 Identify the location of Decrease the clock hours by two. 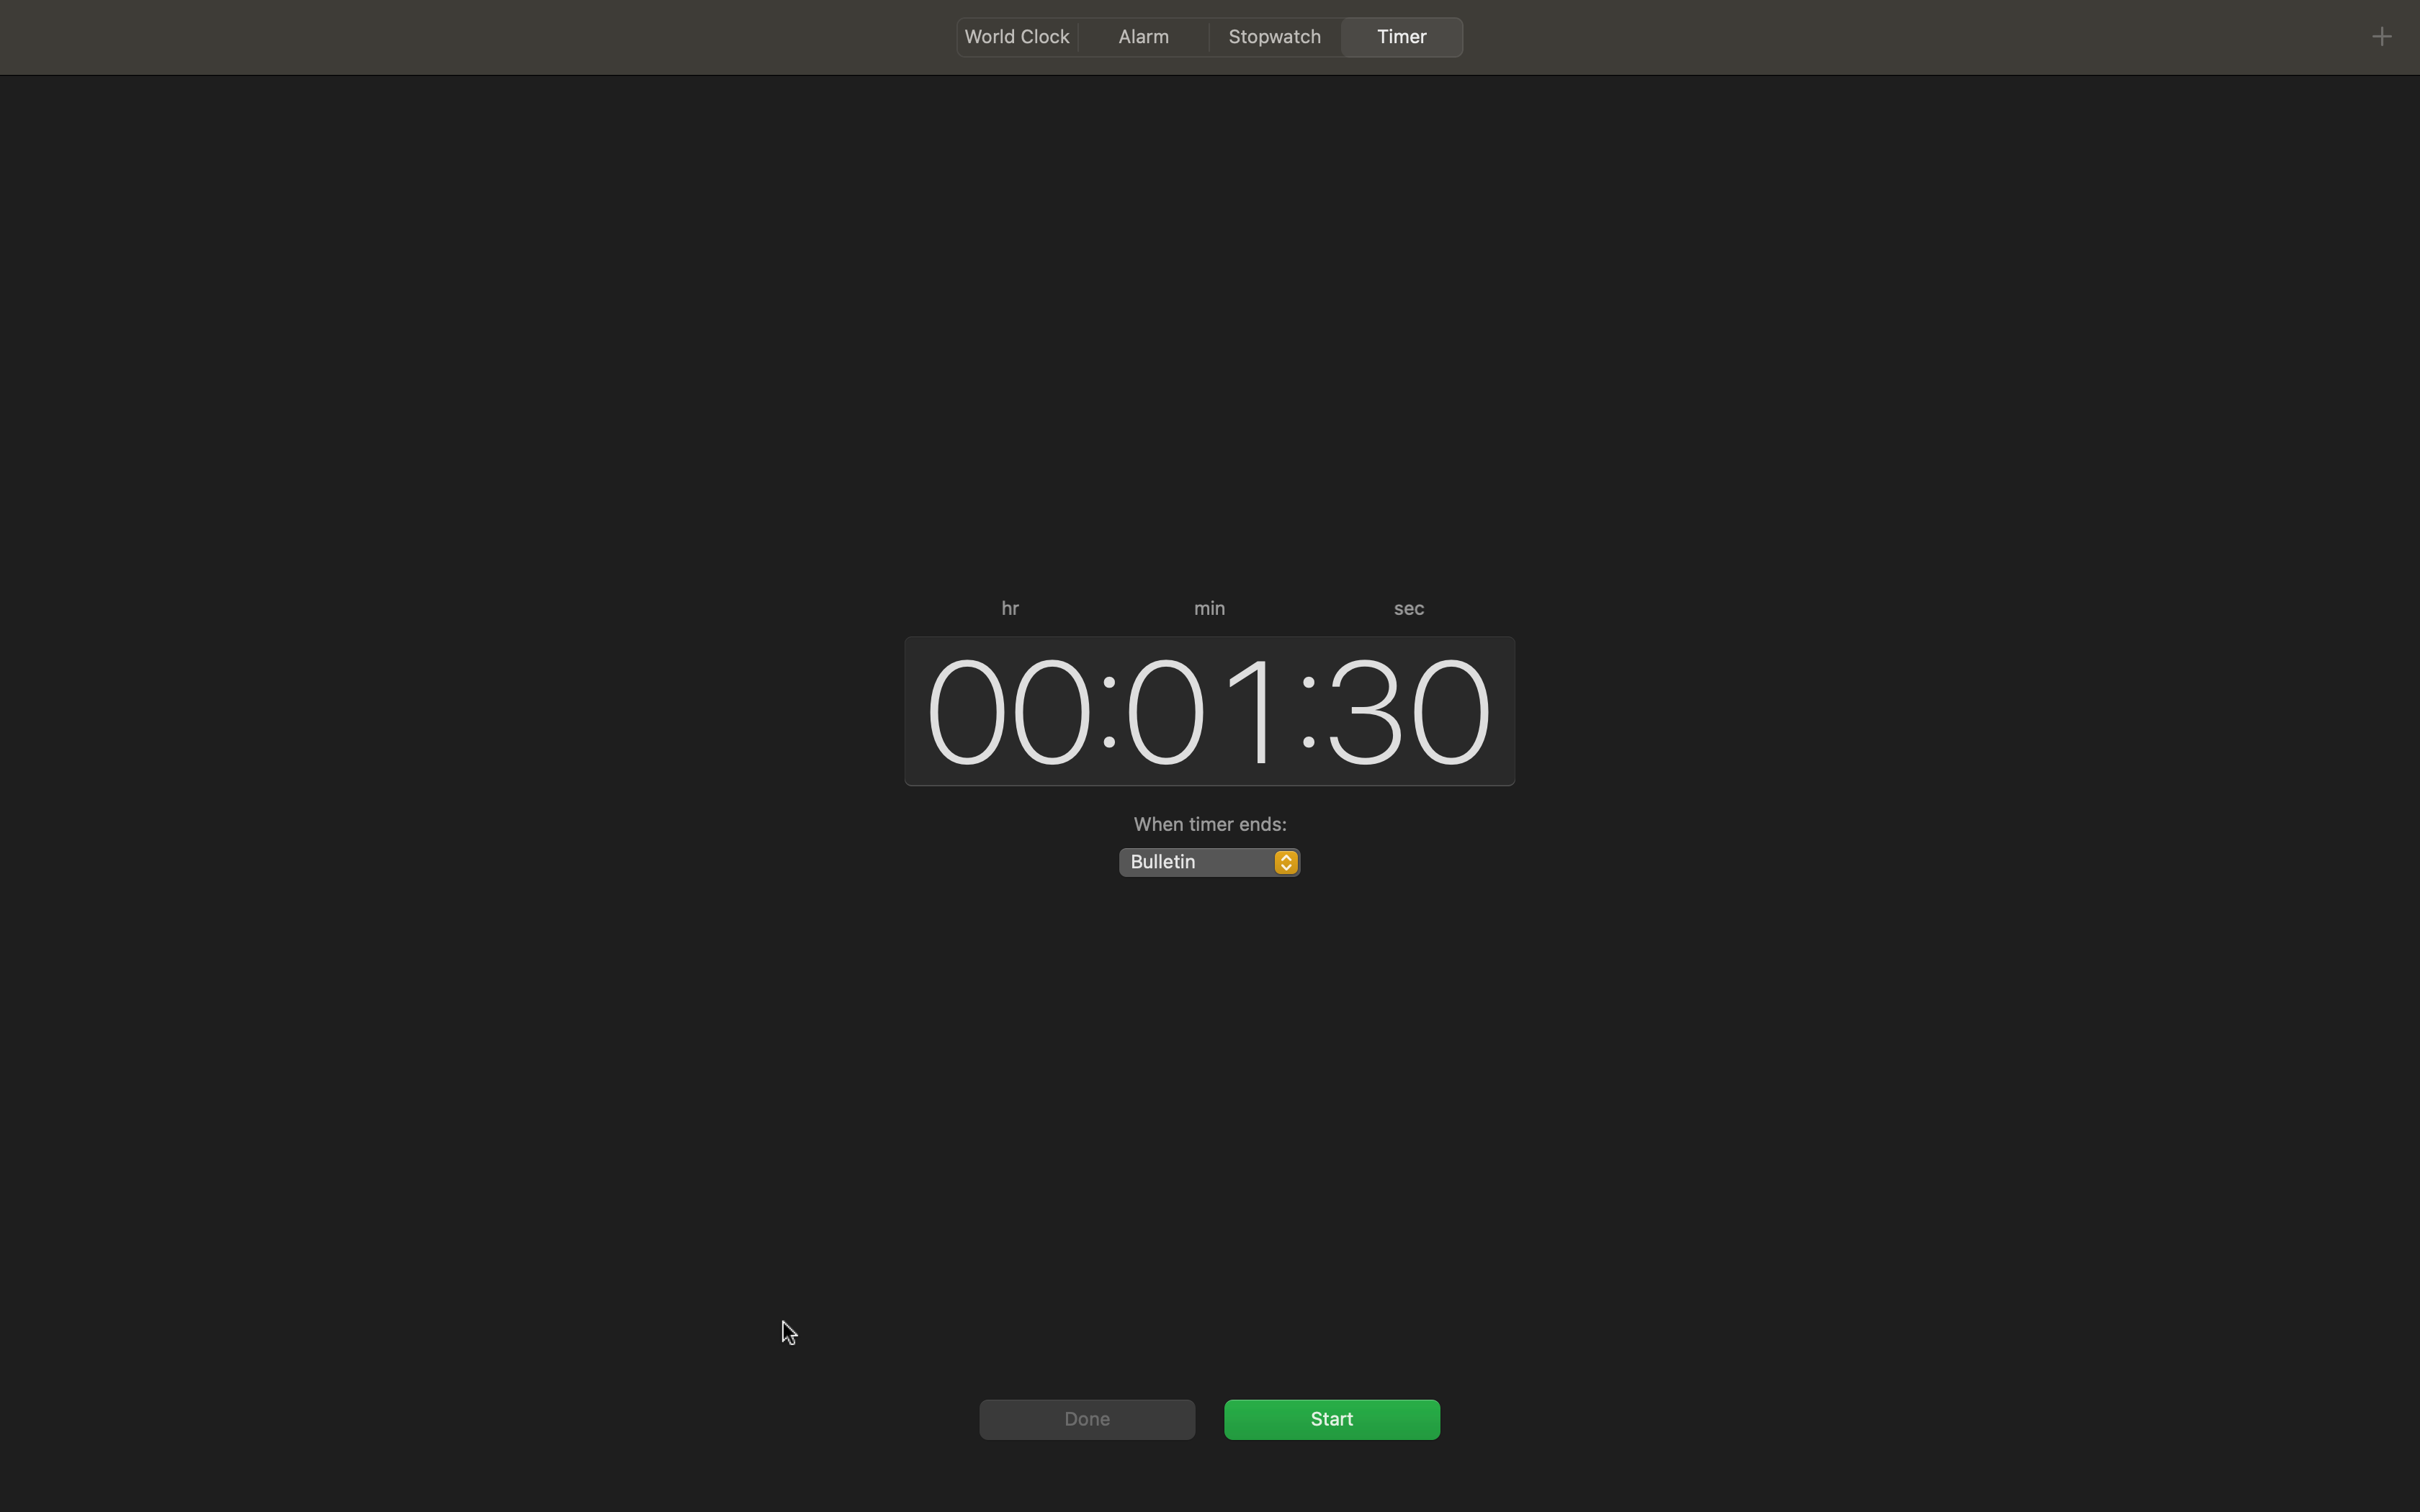
(1000, 707).